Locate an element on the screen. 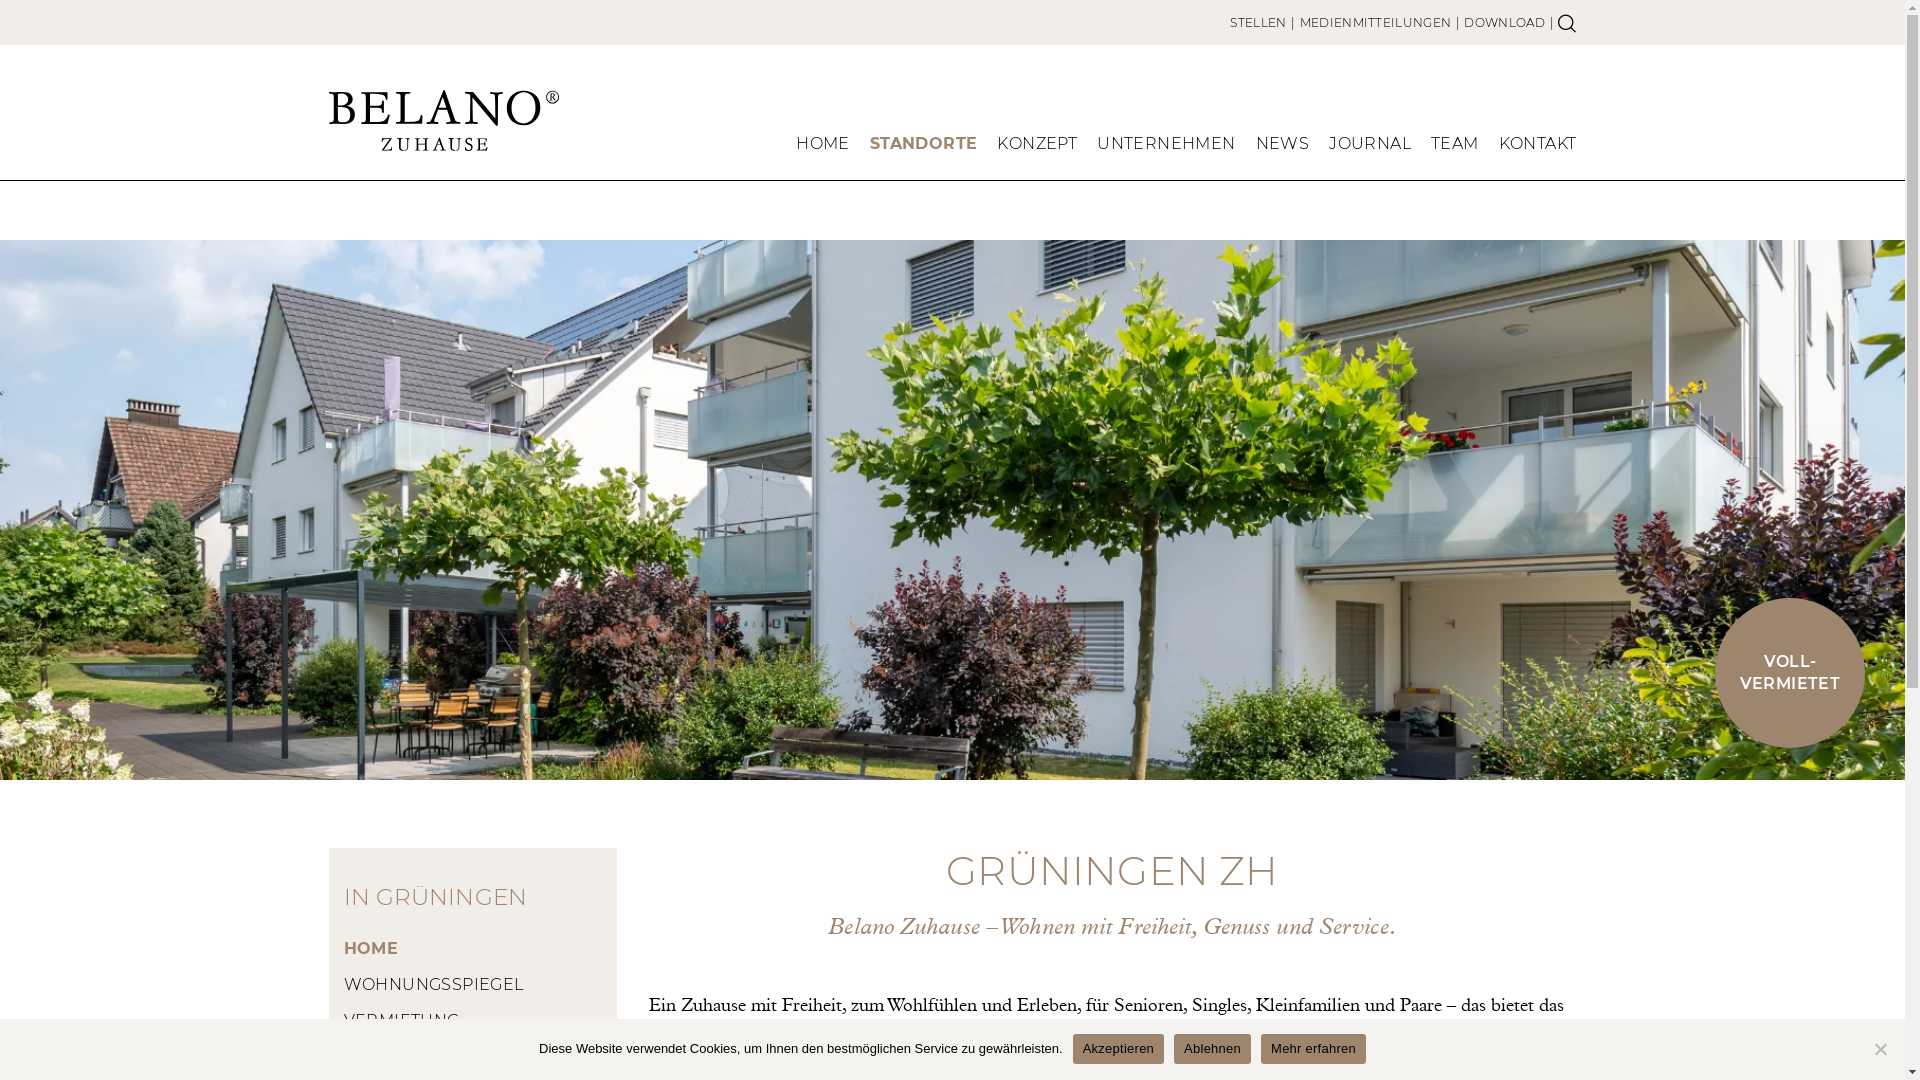 The image size is (1920, 1080). 'UNTERNEHMEN' is located at coordinates (1096, 146).